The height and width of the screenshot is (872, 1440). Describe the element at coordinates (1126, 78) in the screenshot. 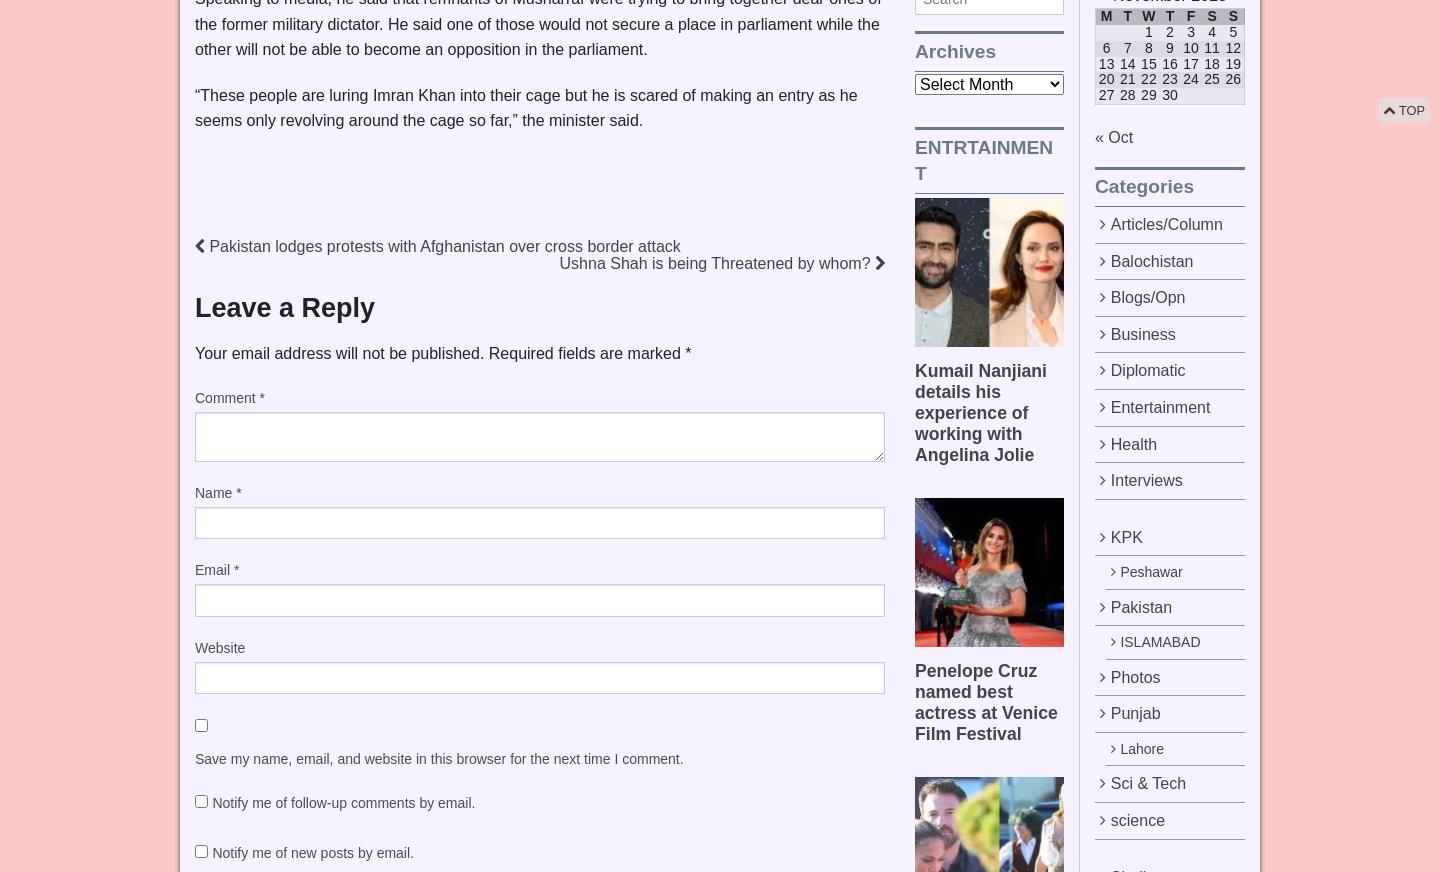

I see `'21'` at that location.